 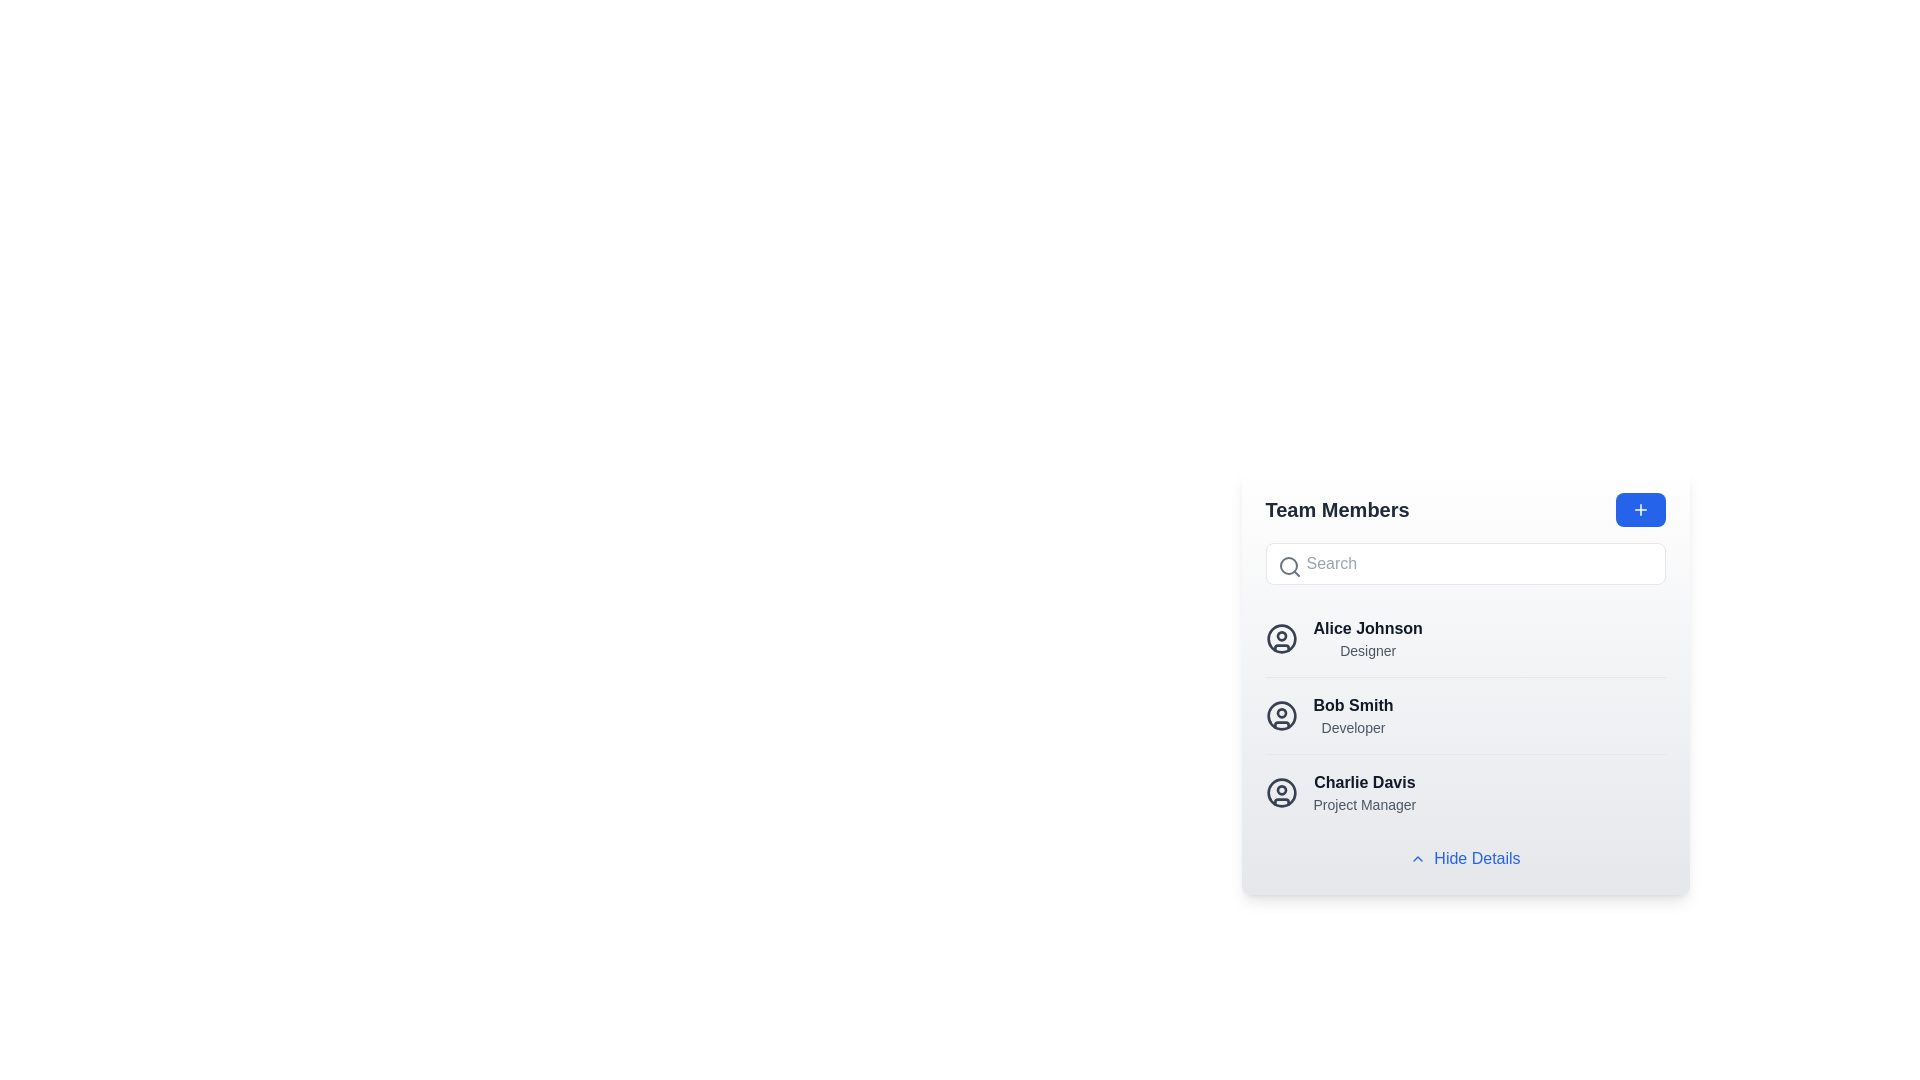 What do you see at coordinates (1281, 639) in the screenshot?
I see `the circular user profile icon with a dark gray outline to associate it with the profile of 'Alice Johnson'` at bounding box center [1281, 639].